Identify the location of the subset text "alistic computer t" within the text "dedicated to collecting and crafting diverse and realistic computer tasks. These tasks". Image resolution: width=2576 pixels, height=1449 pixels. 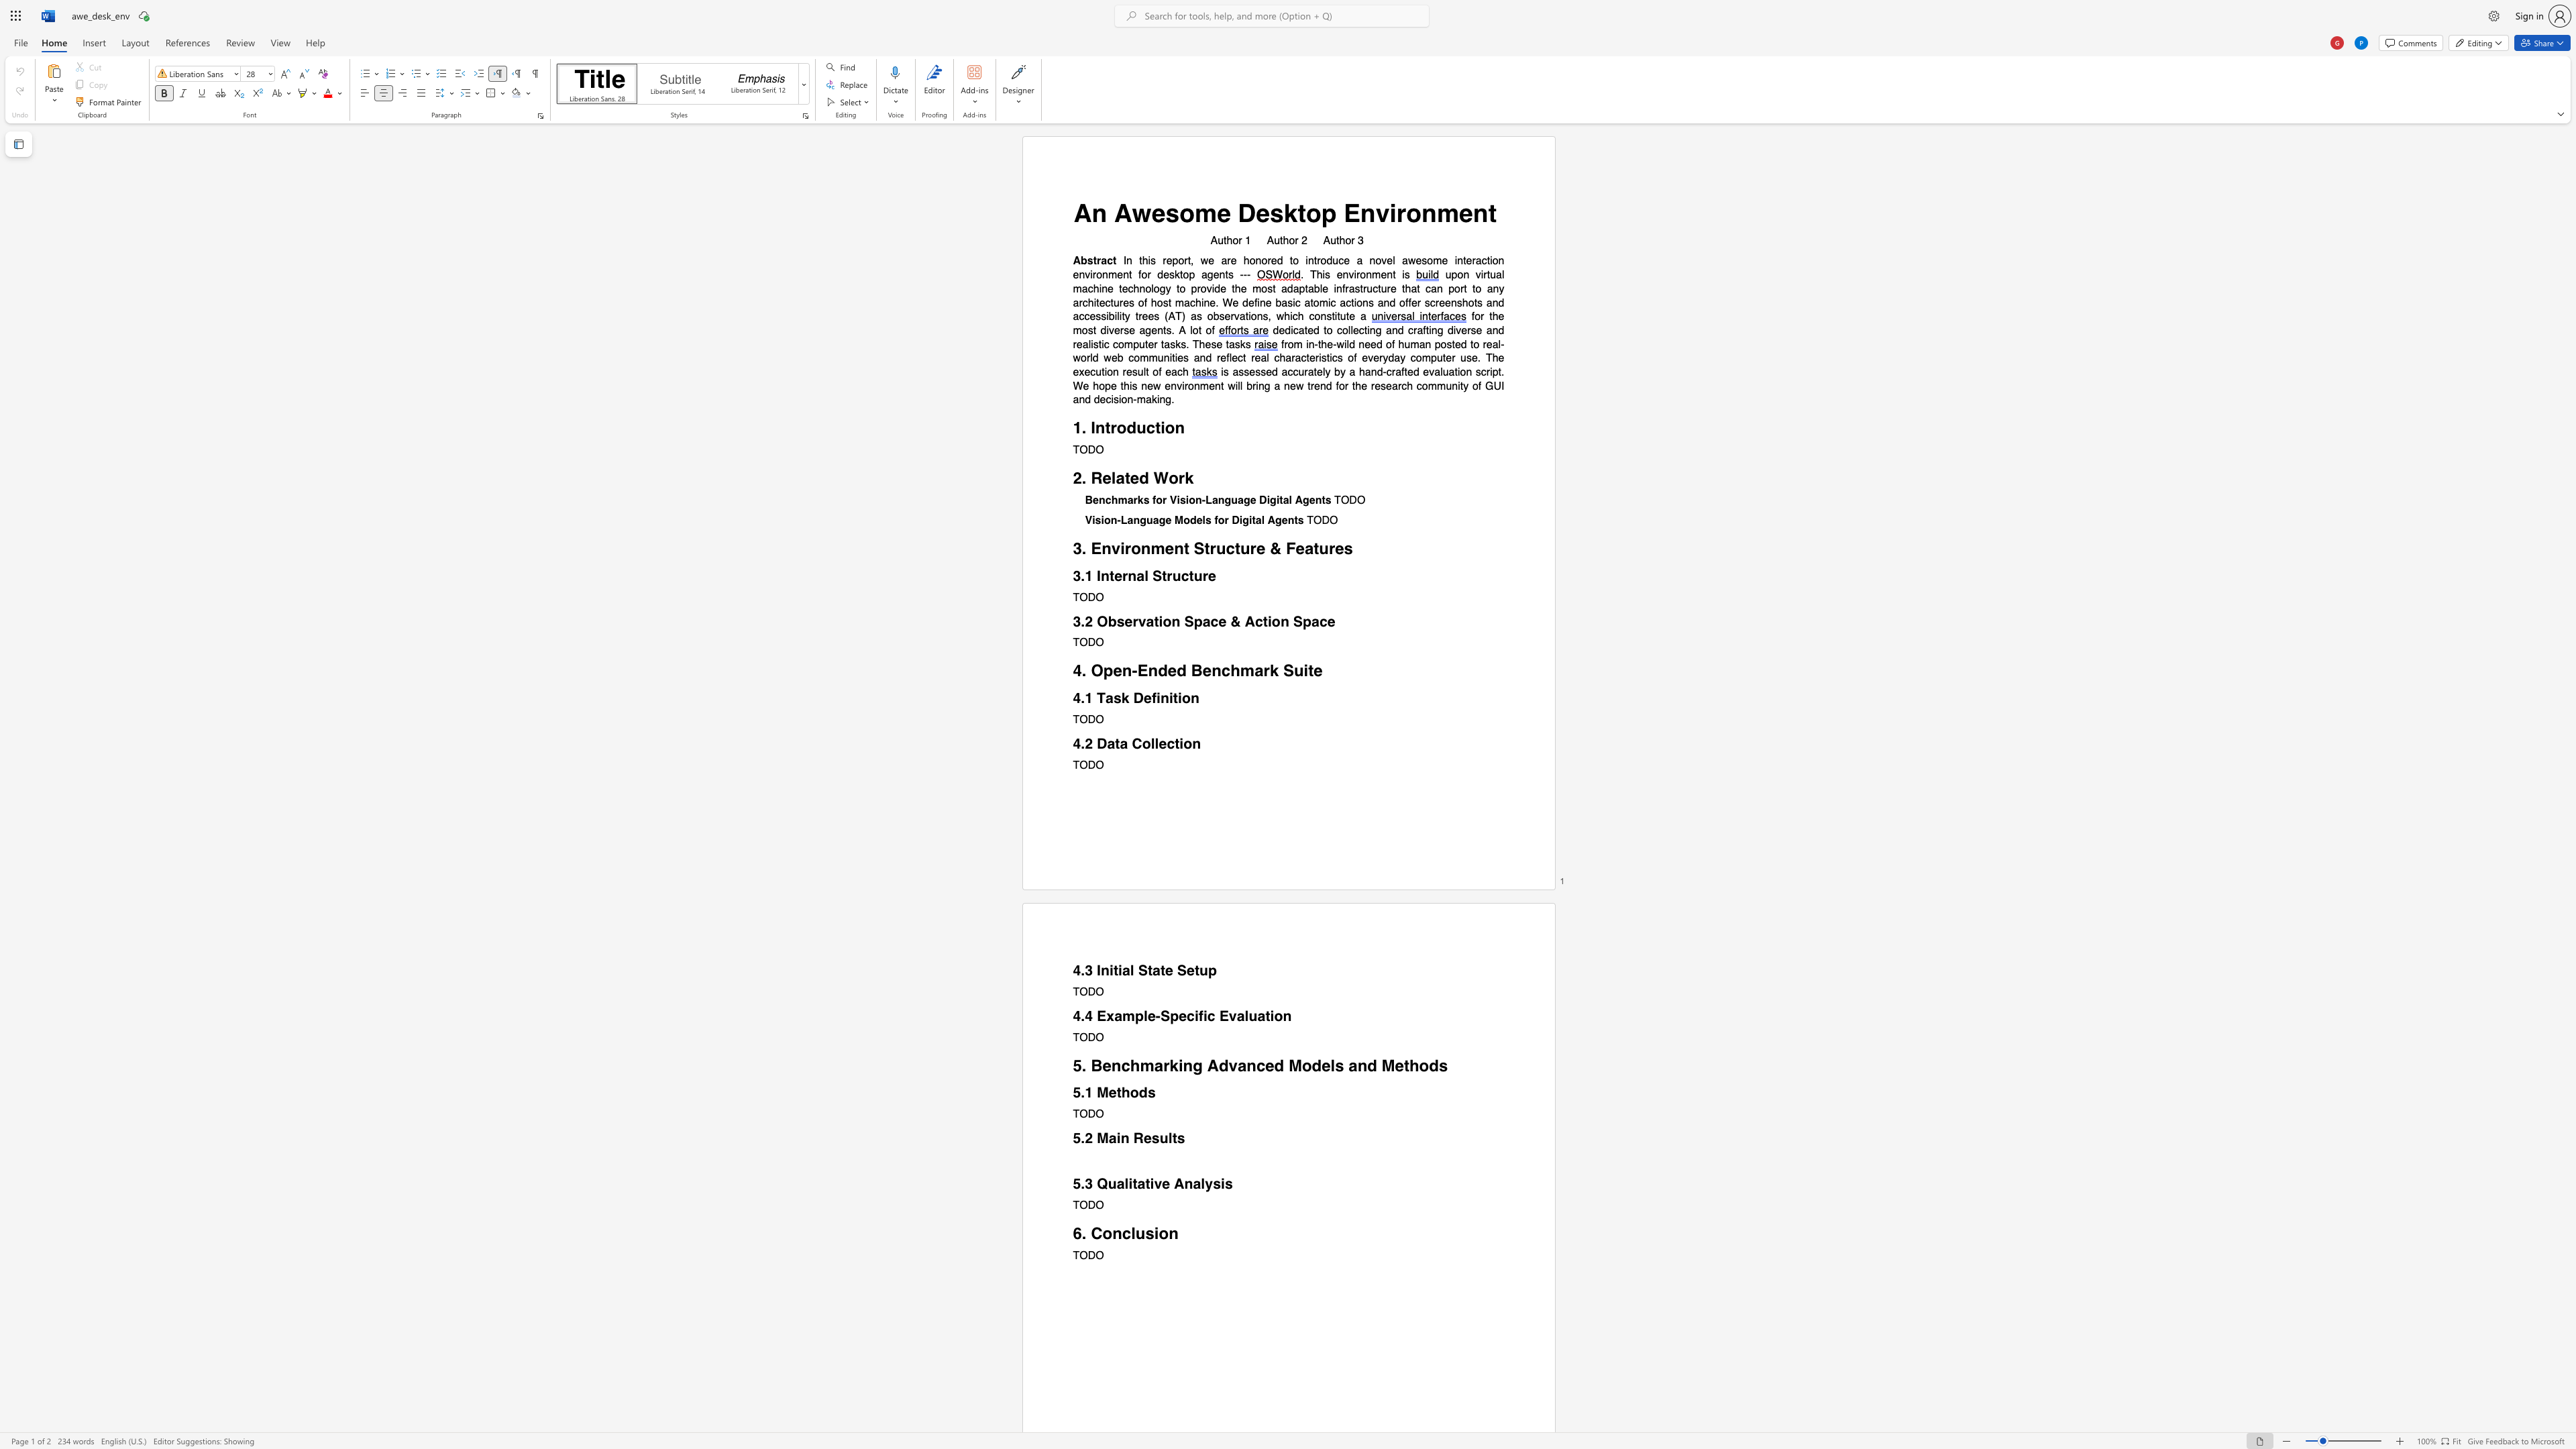
(1081, 343).